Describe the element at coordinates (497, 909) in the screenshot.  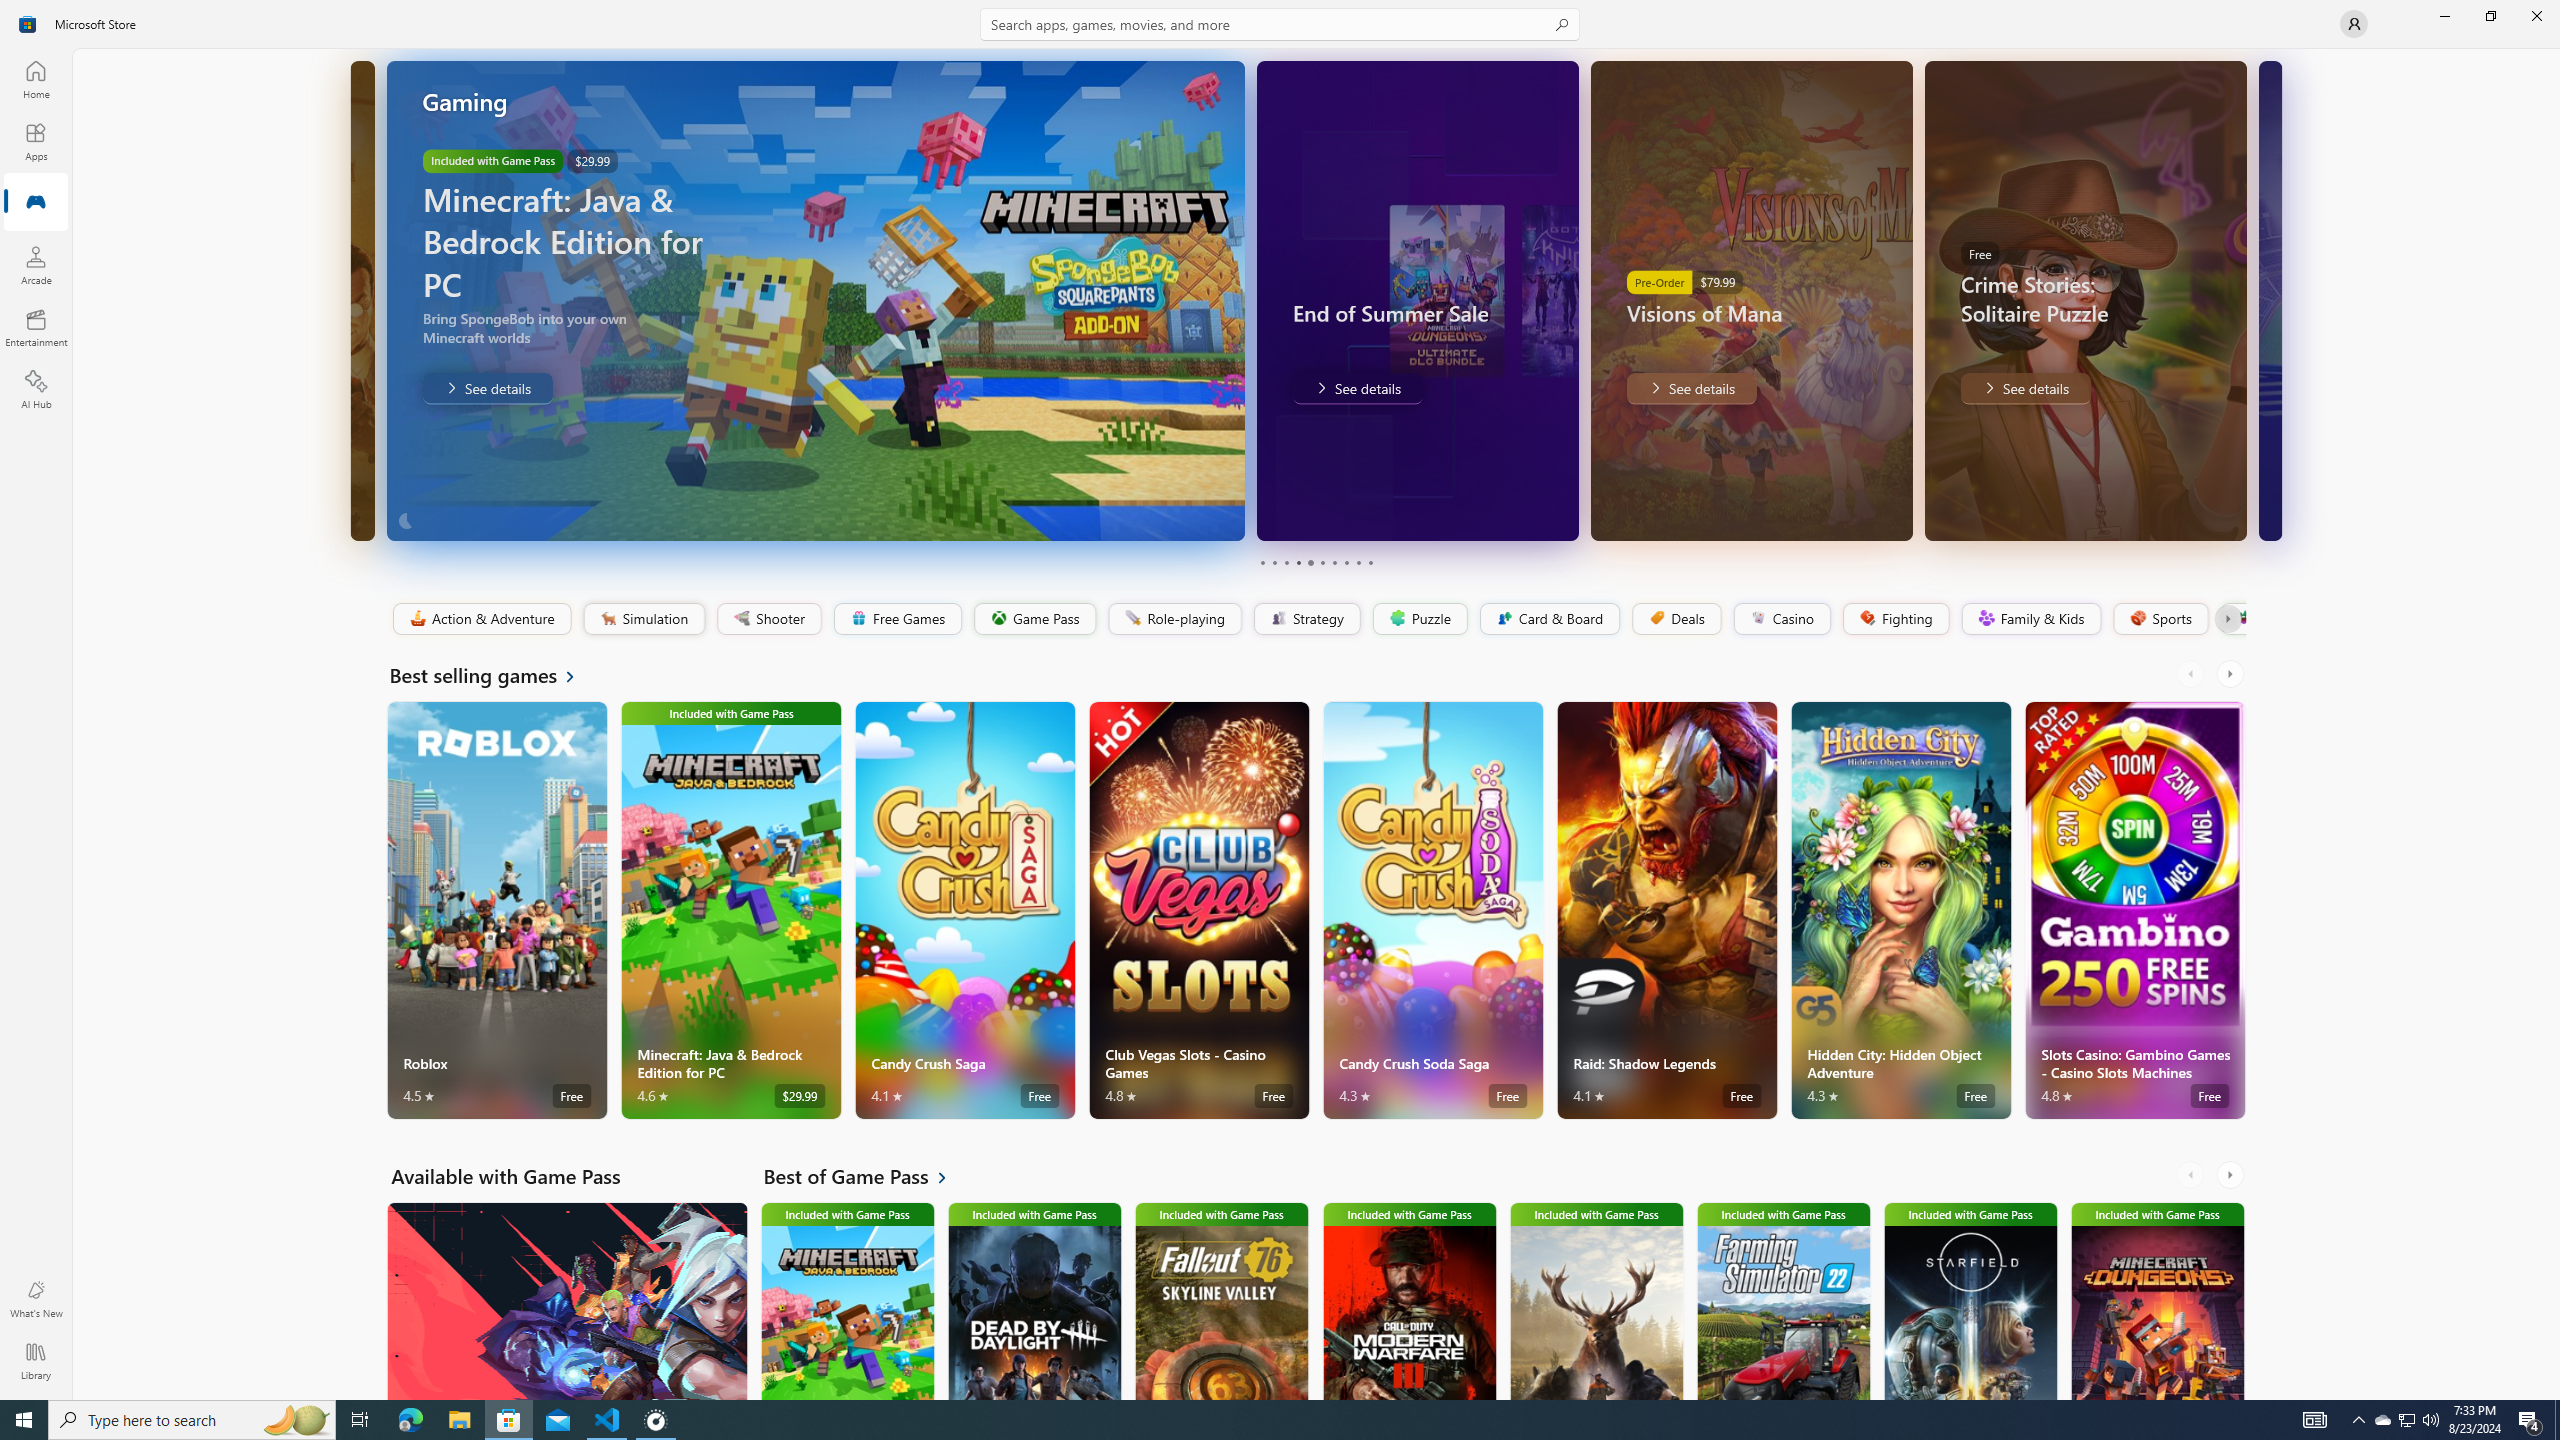
I see `'Roblox. Average rating of 4.5 out of five stars. Free  '` at that location.